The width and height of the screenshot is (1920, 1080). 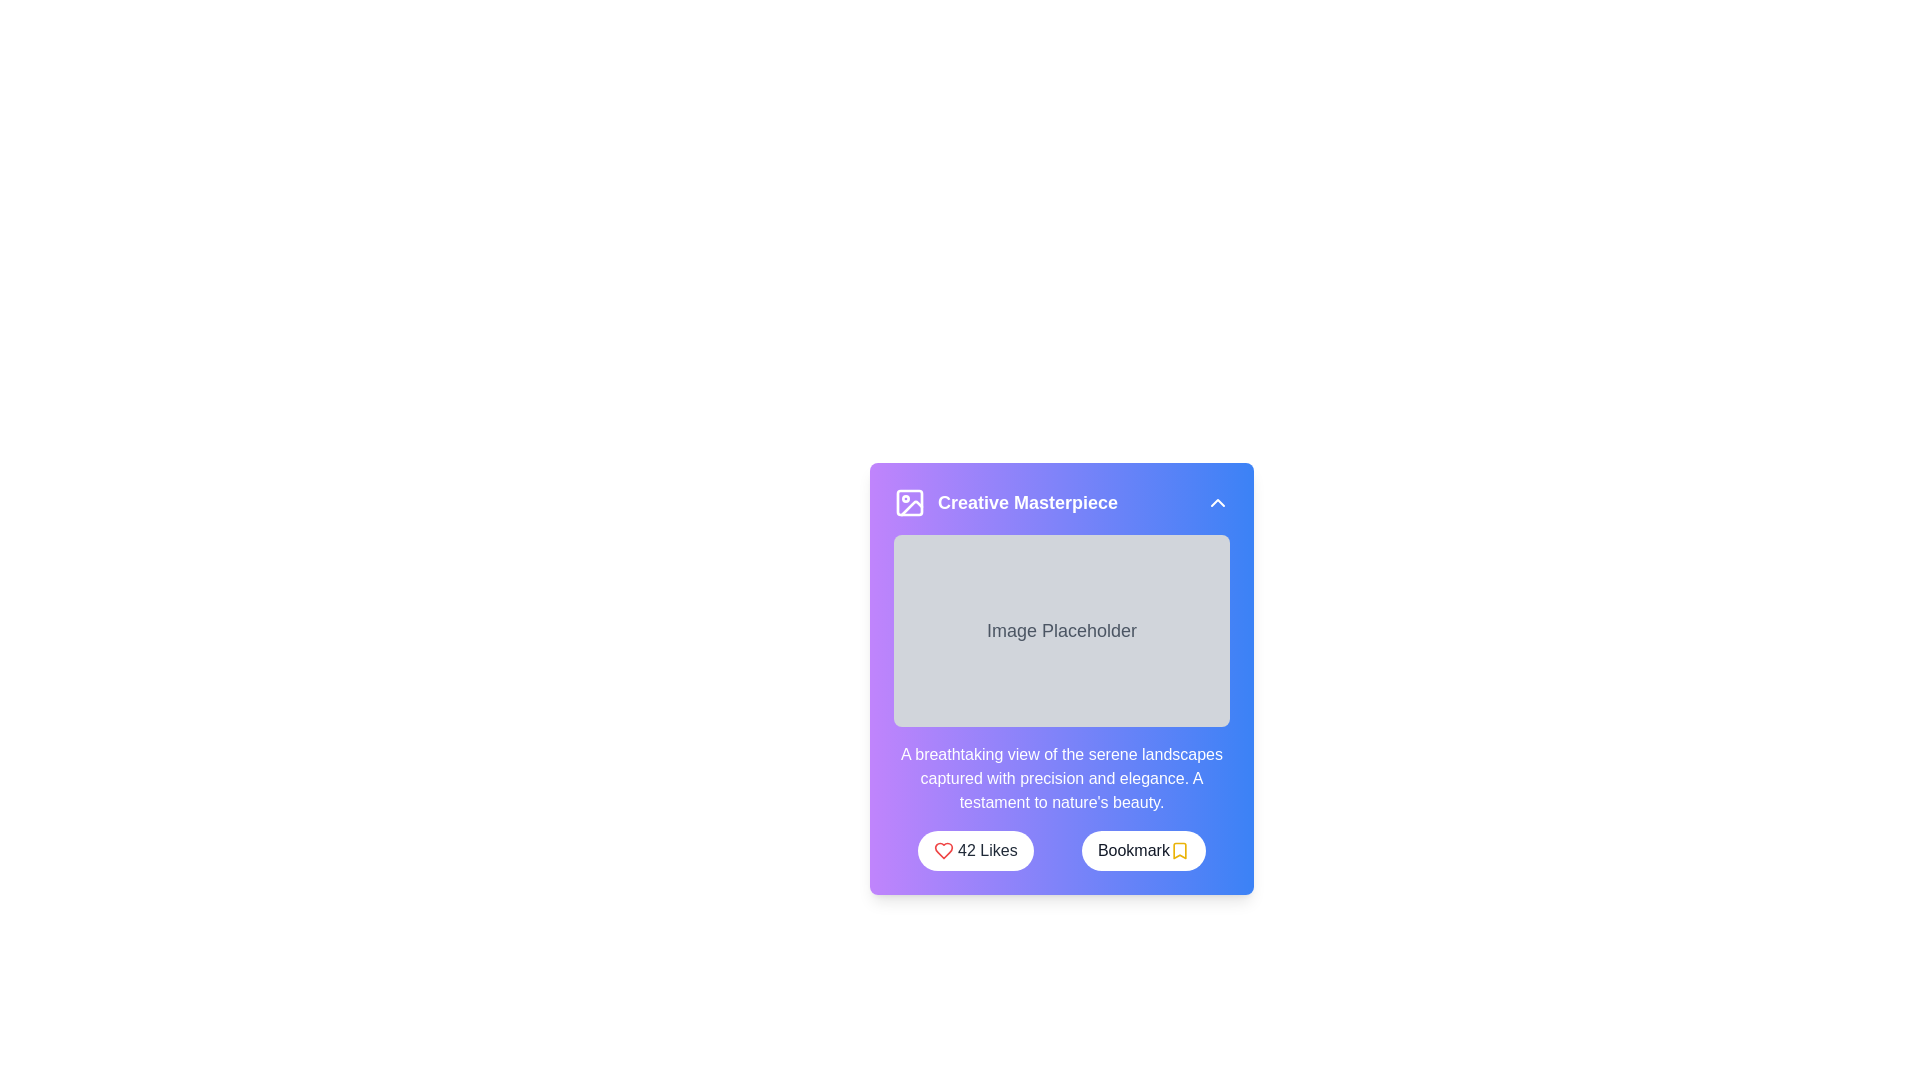 I want to click on the Chevron Arrow Icon located at the top right corner of the 'Creative Masterpiece' header section, beside the 'Creative Masterpiece' text, so click(x=1217, y=501).